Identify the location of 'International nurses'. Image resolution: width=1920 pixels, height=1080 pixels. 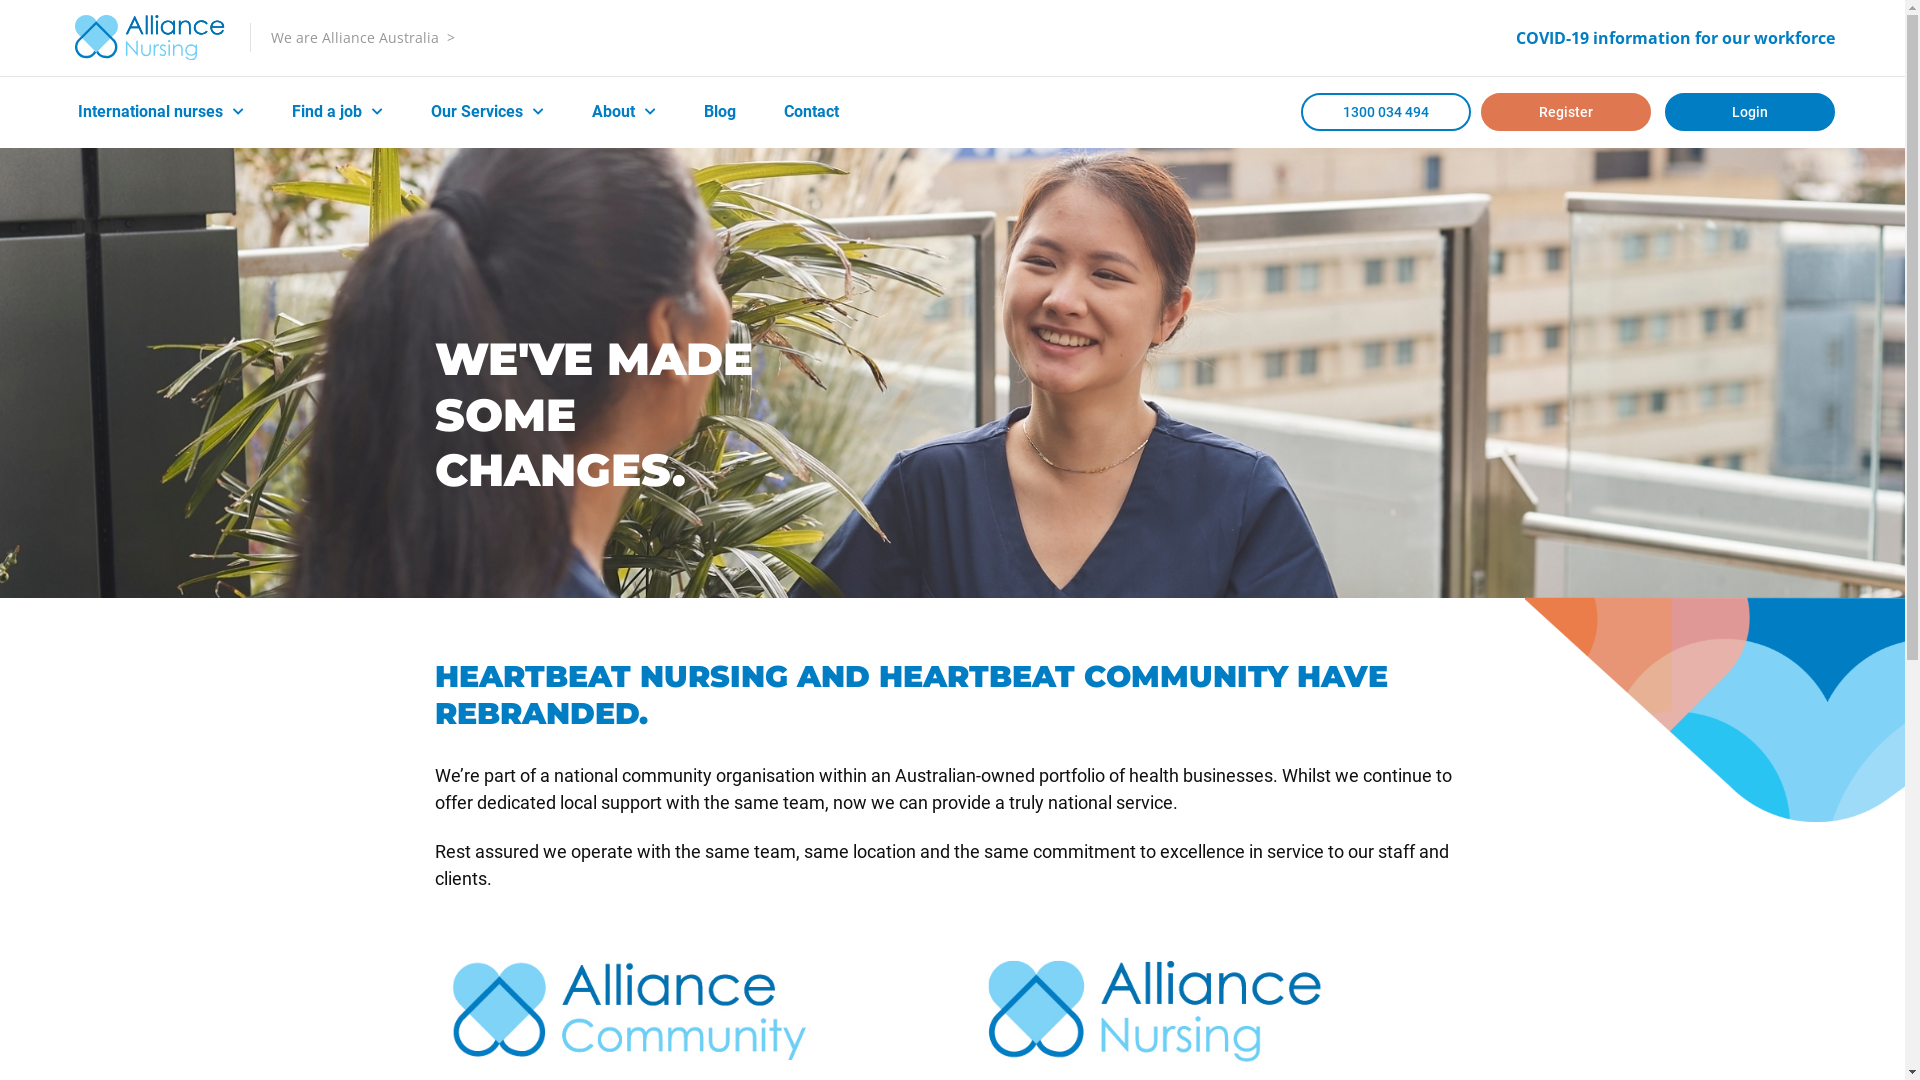
(161, 111).